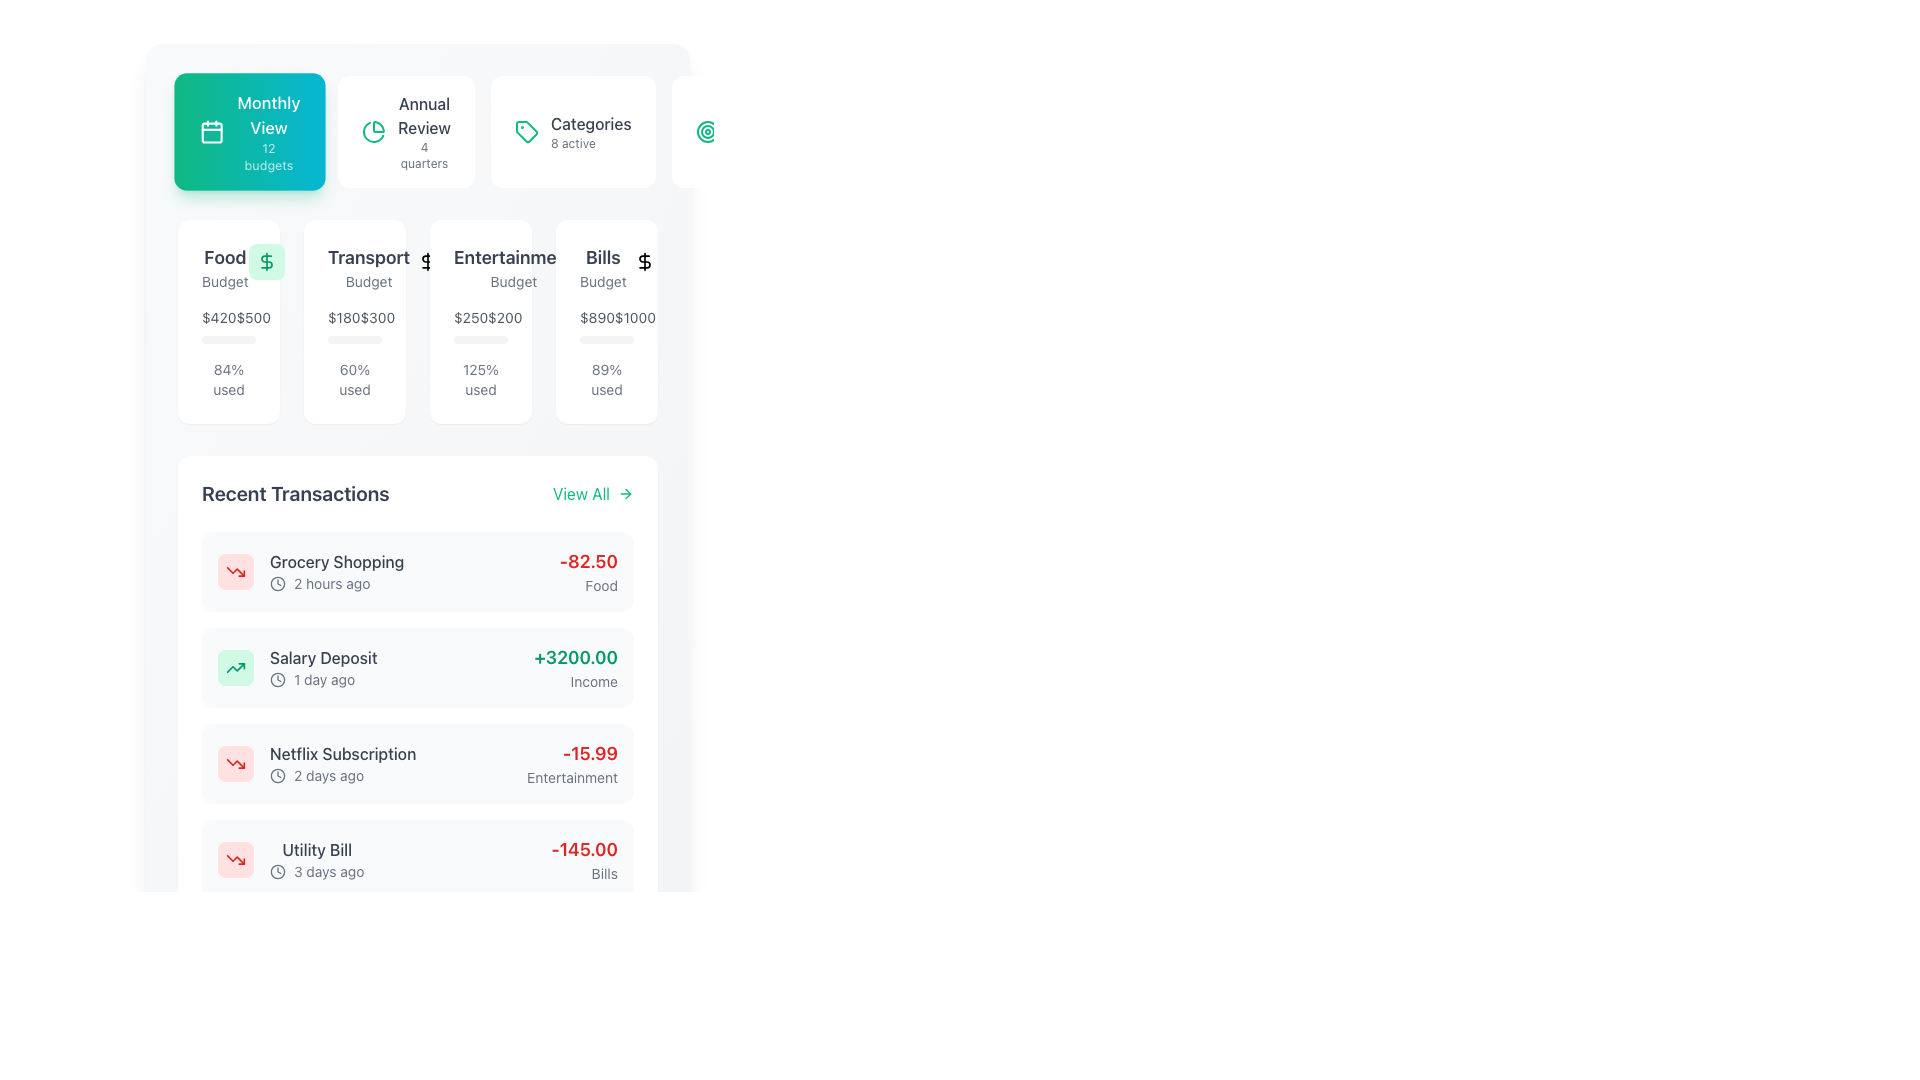 The image size is (1920, 1080). I want to click on the bold red numeric label displaying '-15.99' under the 'Recent Transactions' section next to 'Netflix Subscription', so click(571, 763).